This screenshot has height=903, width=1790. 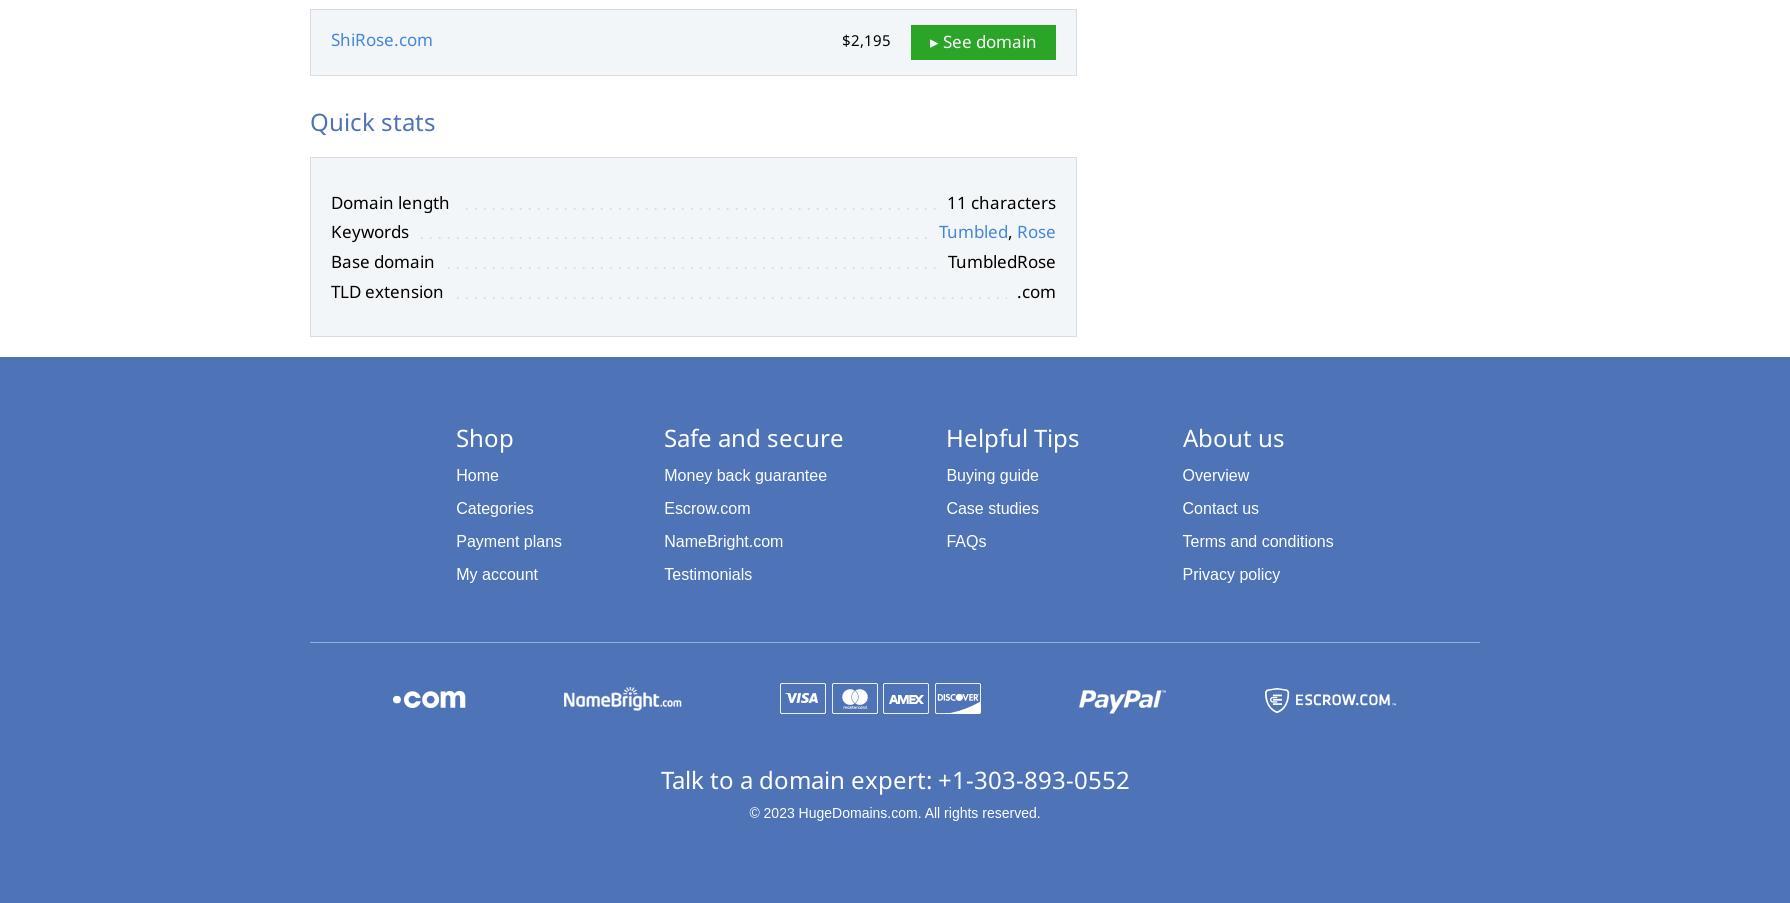 I want to click on 'My account', so click(x=496, y=572).